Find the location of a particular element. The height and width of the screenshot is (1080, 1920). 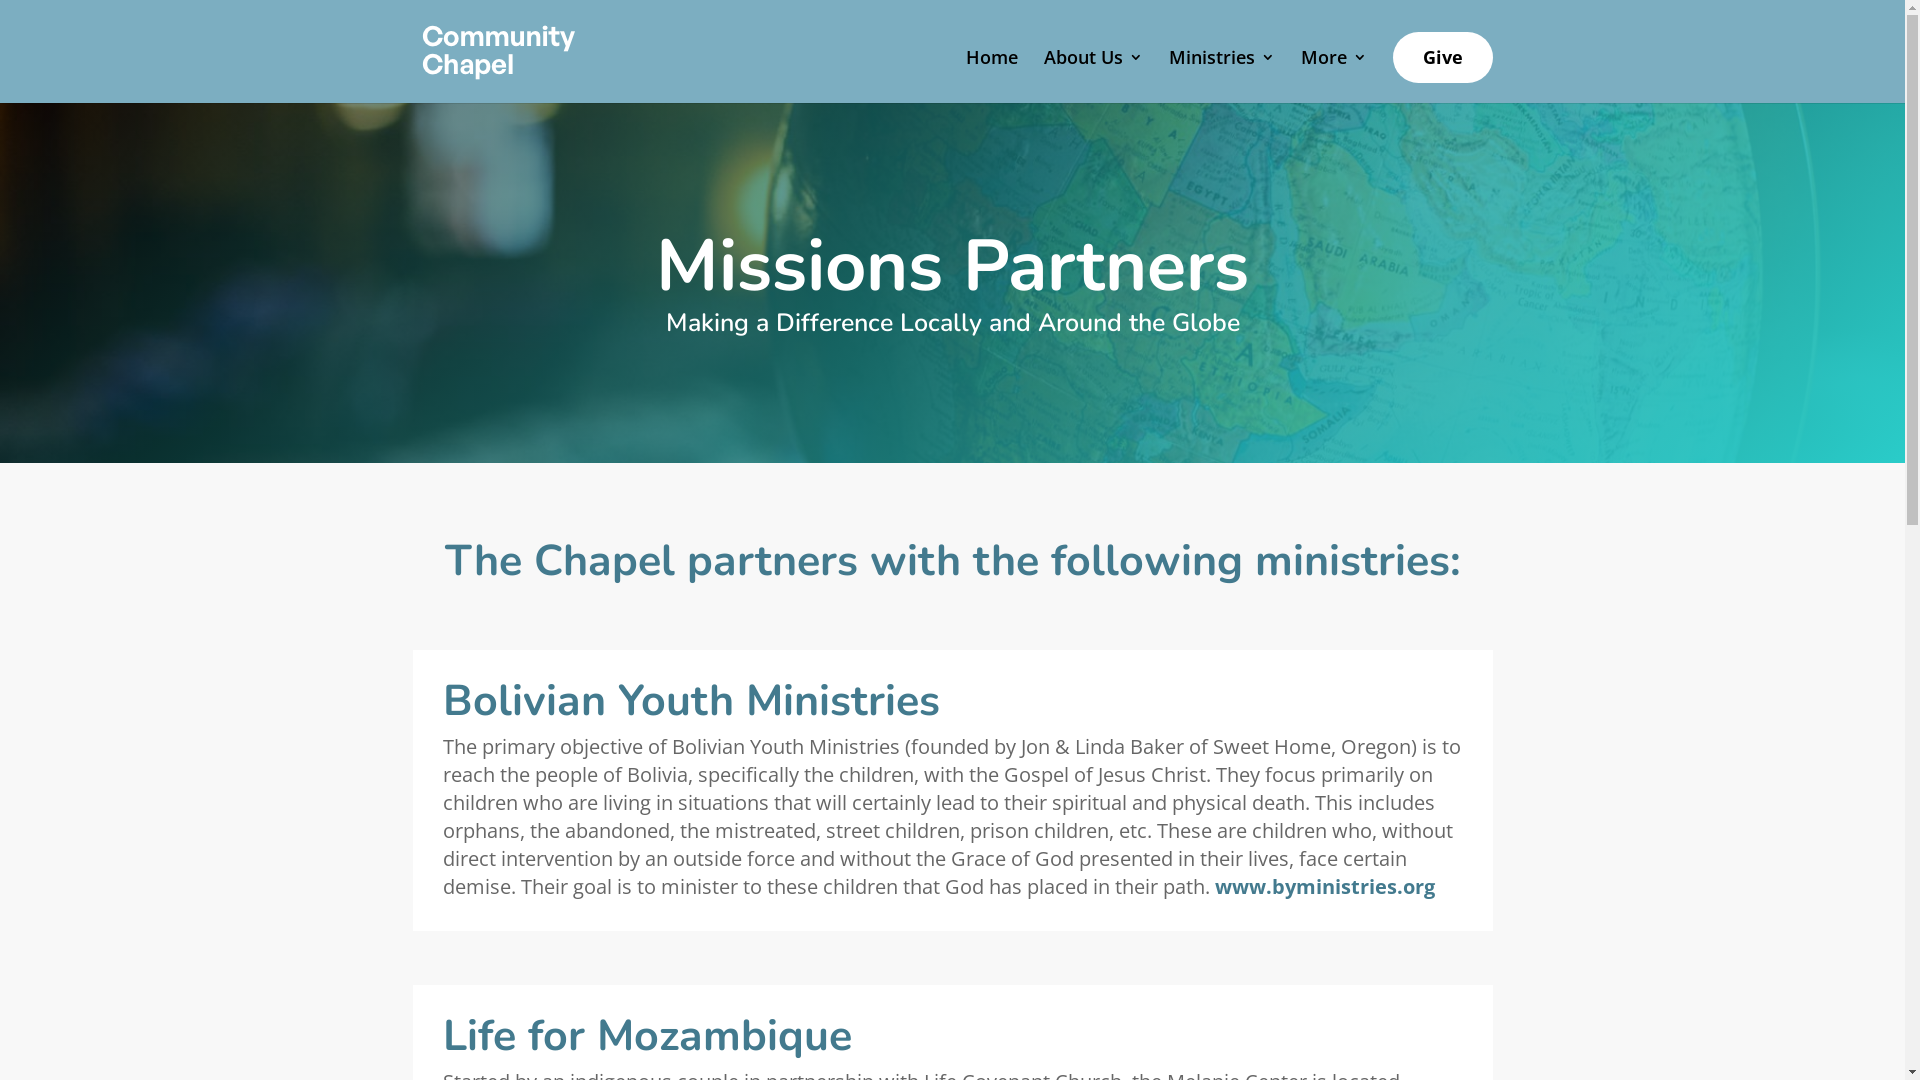

'About Us' is located at coordinates (1092, 72).